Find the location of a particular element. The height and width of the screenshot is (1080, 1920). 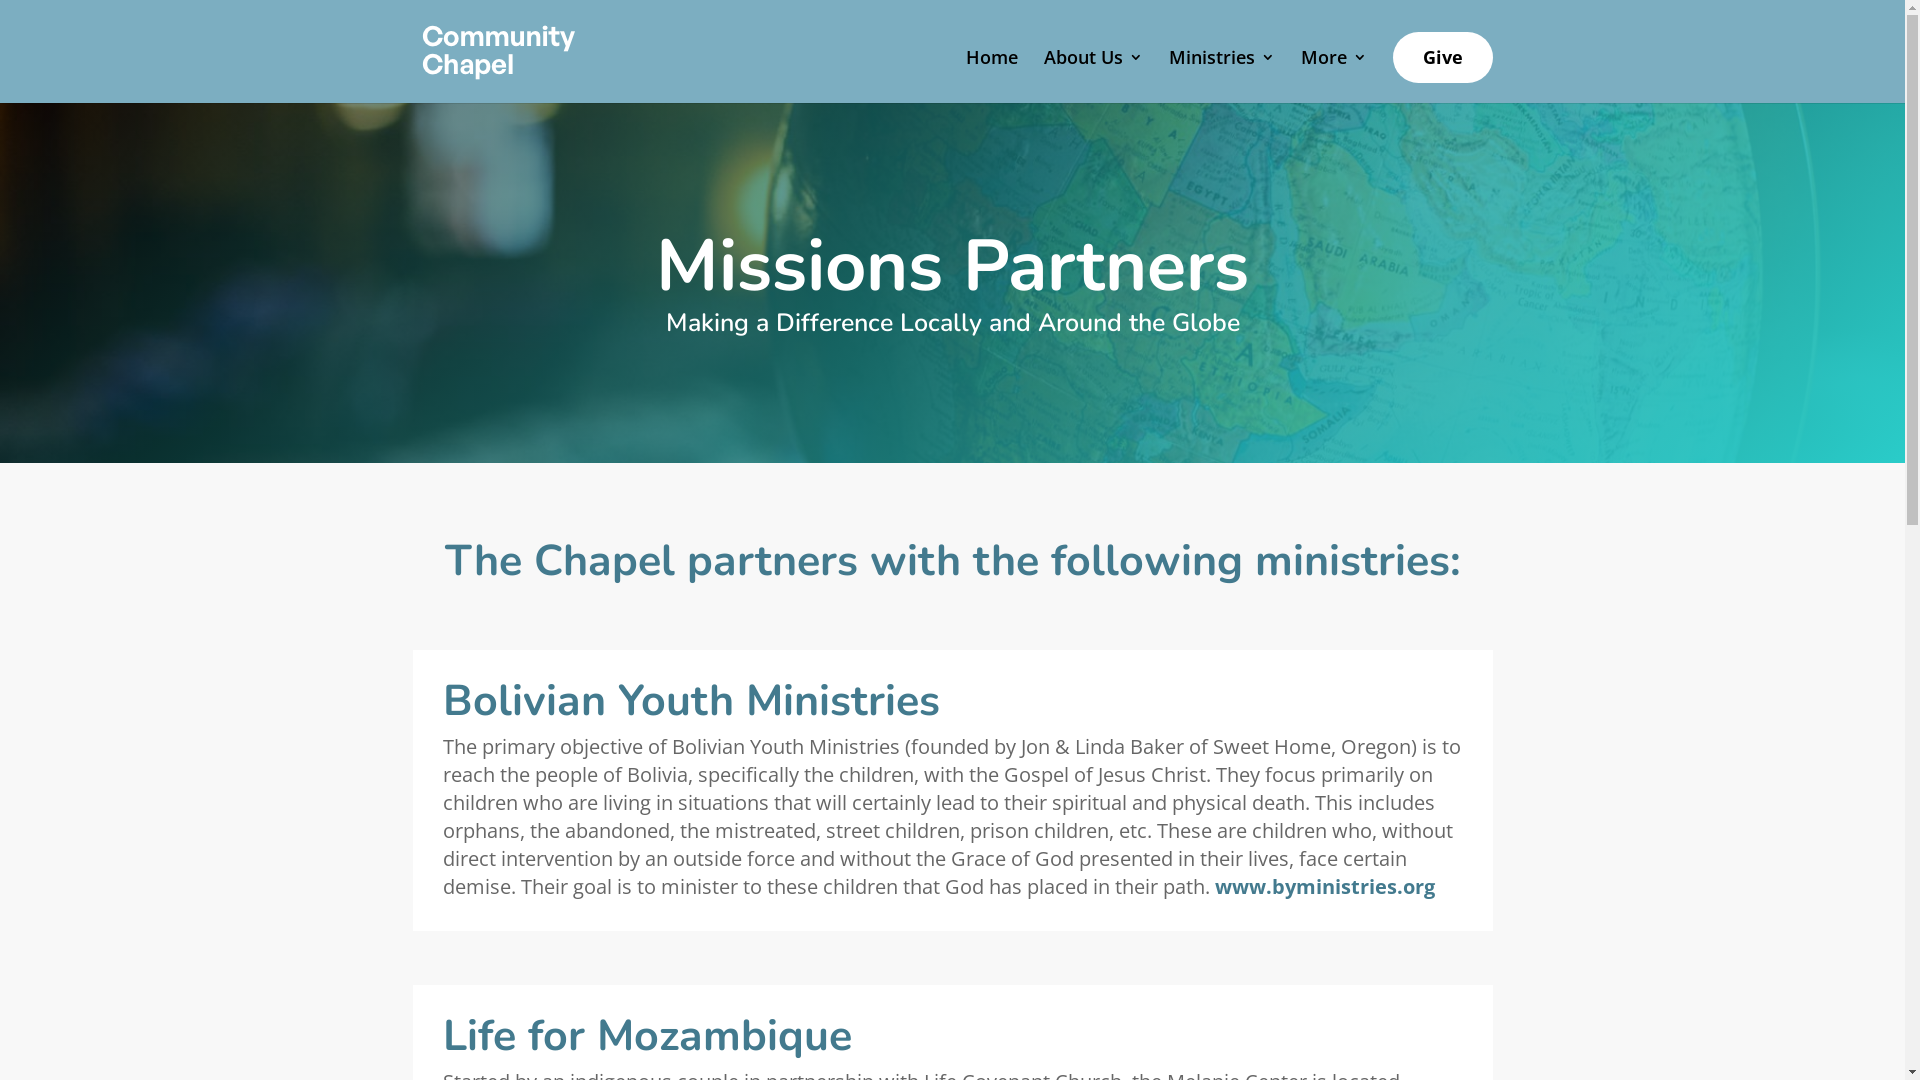

'About Us' is located at coordinates (1092, 72).